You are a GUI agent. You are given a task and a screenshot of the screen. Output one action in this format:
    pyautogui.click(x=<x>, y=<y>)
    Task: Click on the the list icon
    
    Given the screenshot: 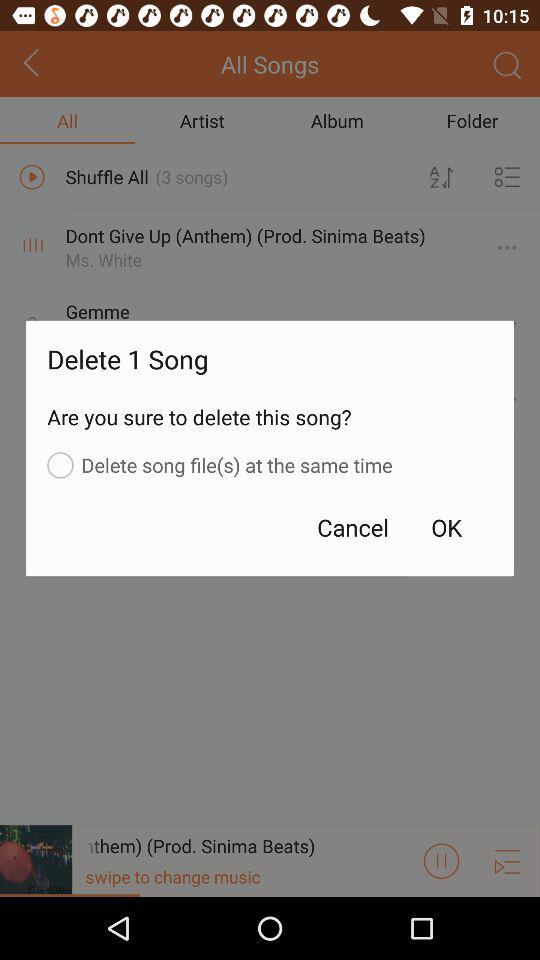 What is the action you would take?
    pyautogui.click(x=507, y=921)
    